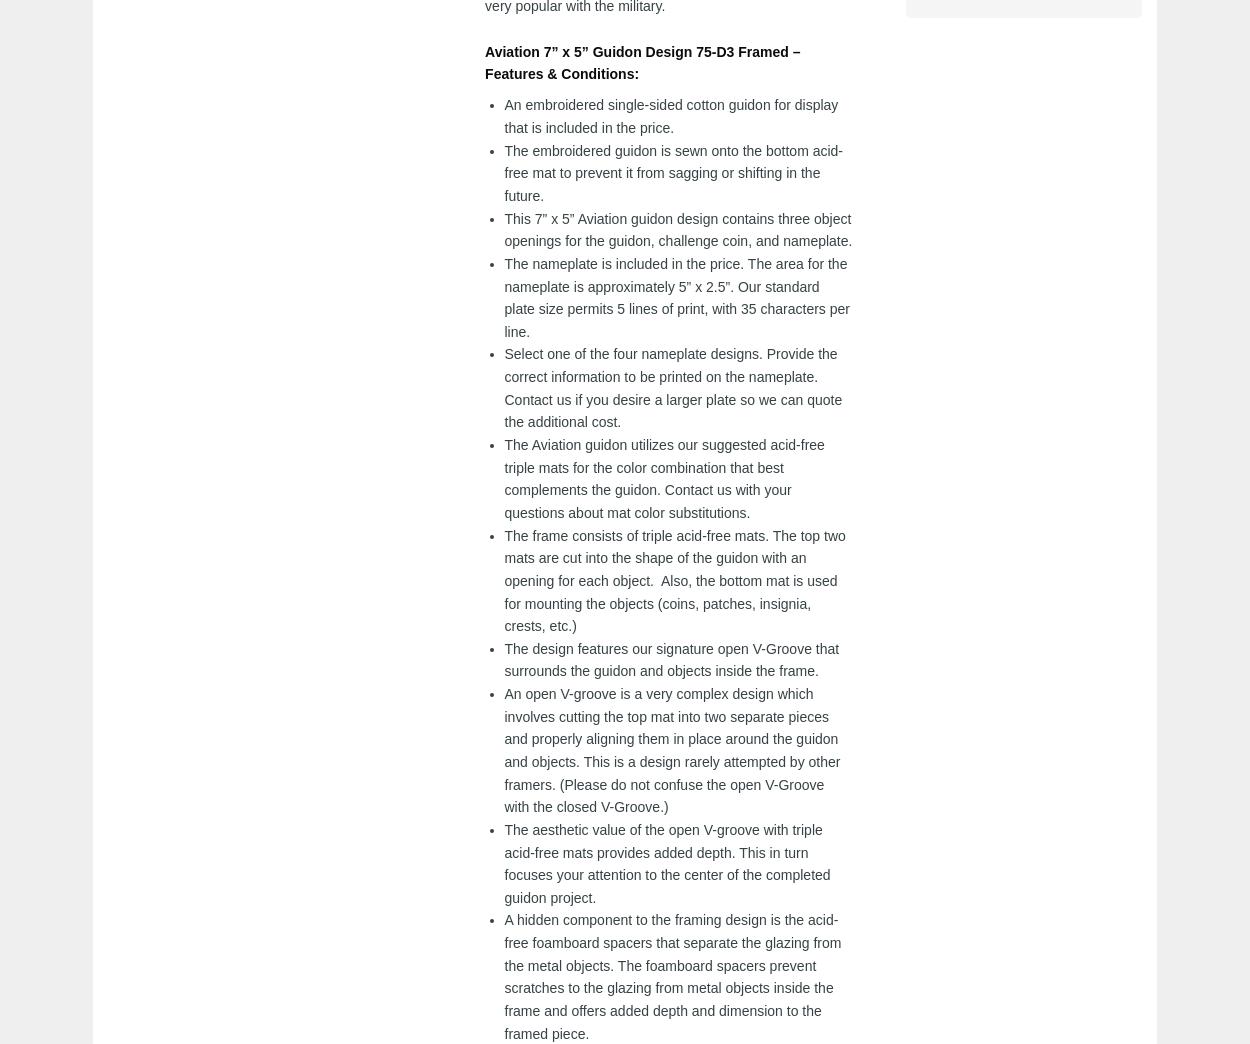  I want to click on 'Select one of the four nameplate designs. Provide the correct information to be printed on the nameplate. Contact us if you desire a larger plate so we can quote the additional cost.', so click(673, 387).